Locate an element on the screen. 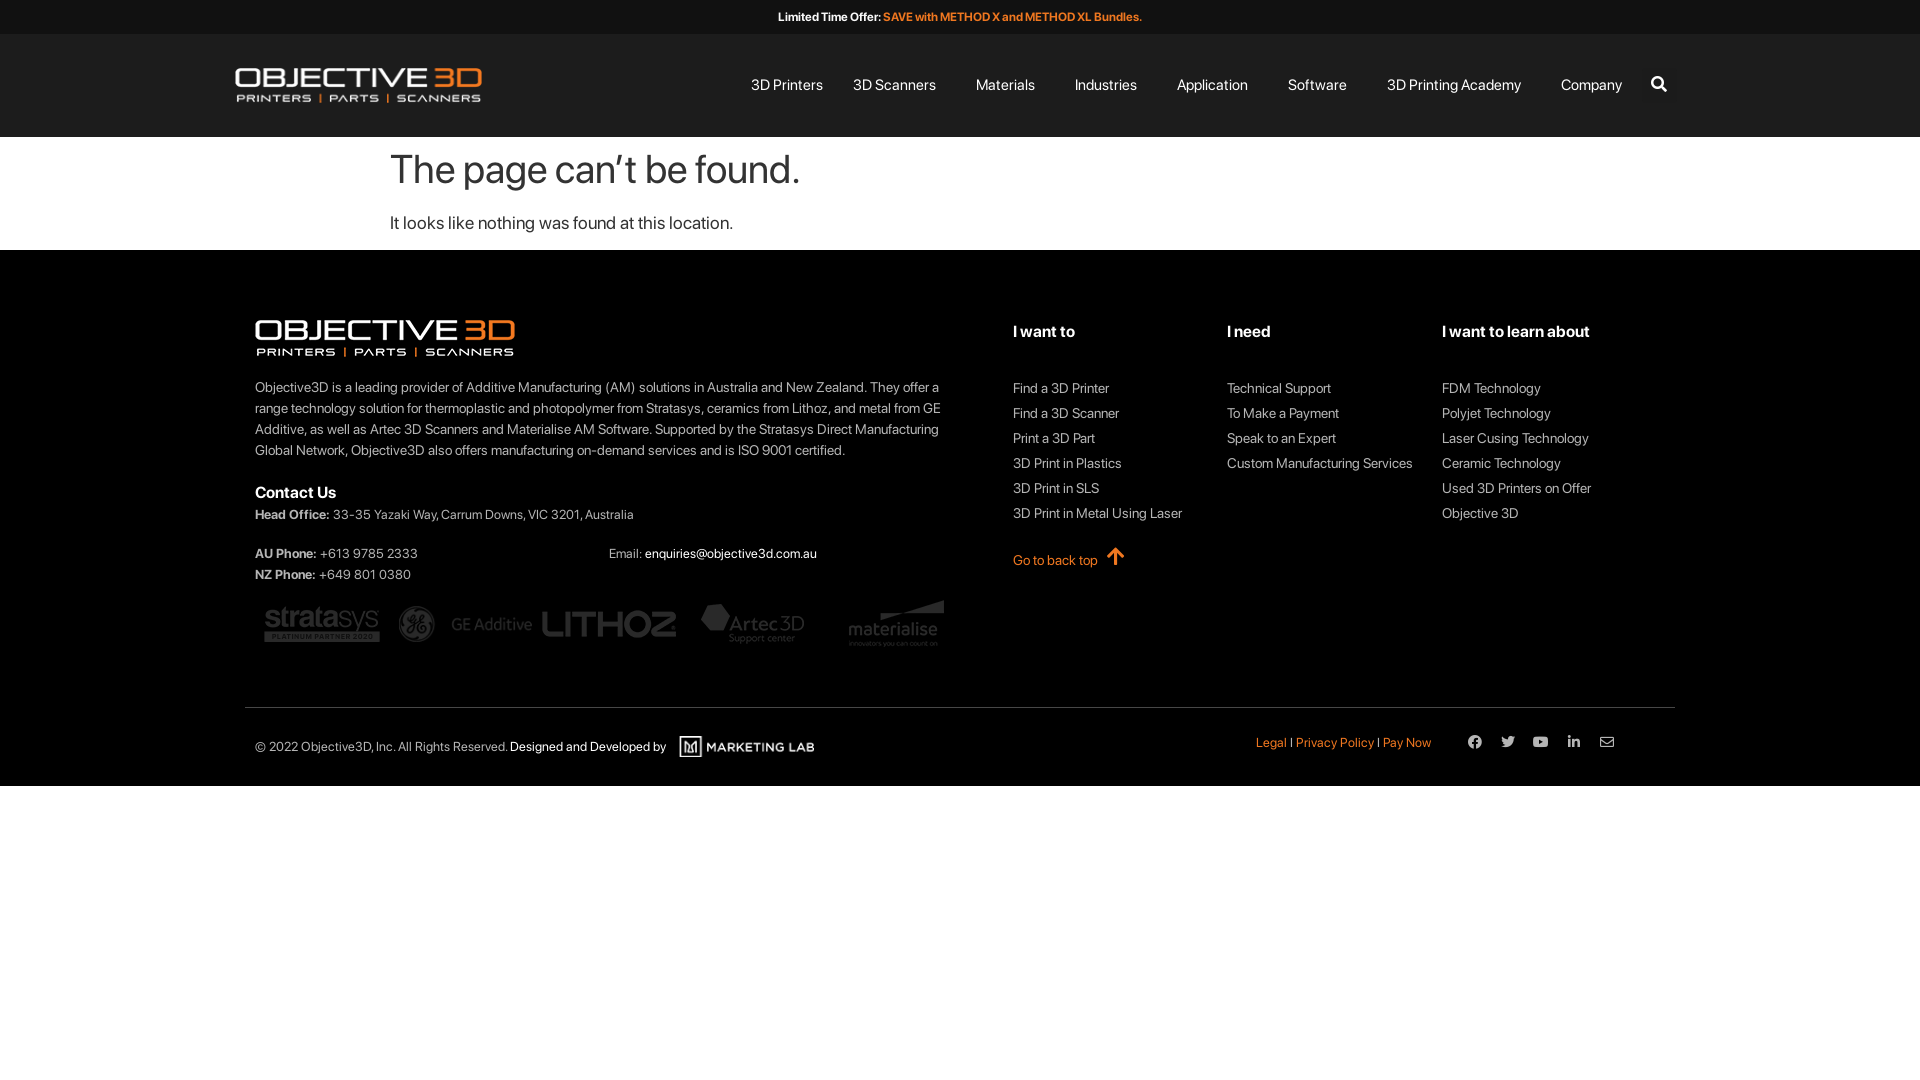 This screenshot has width=1920, height=1080. 'Polyjet Technology' is located at coordinates (1536, 412).